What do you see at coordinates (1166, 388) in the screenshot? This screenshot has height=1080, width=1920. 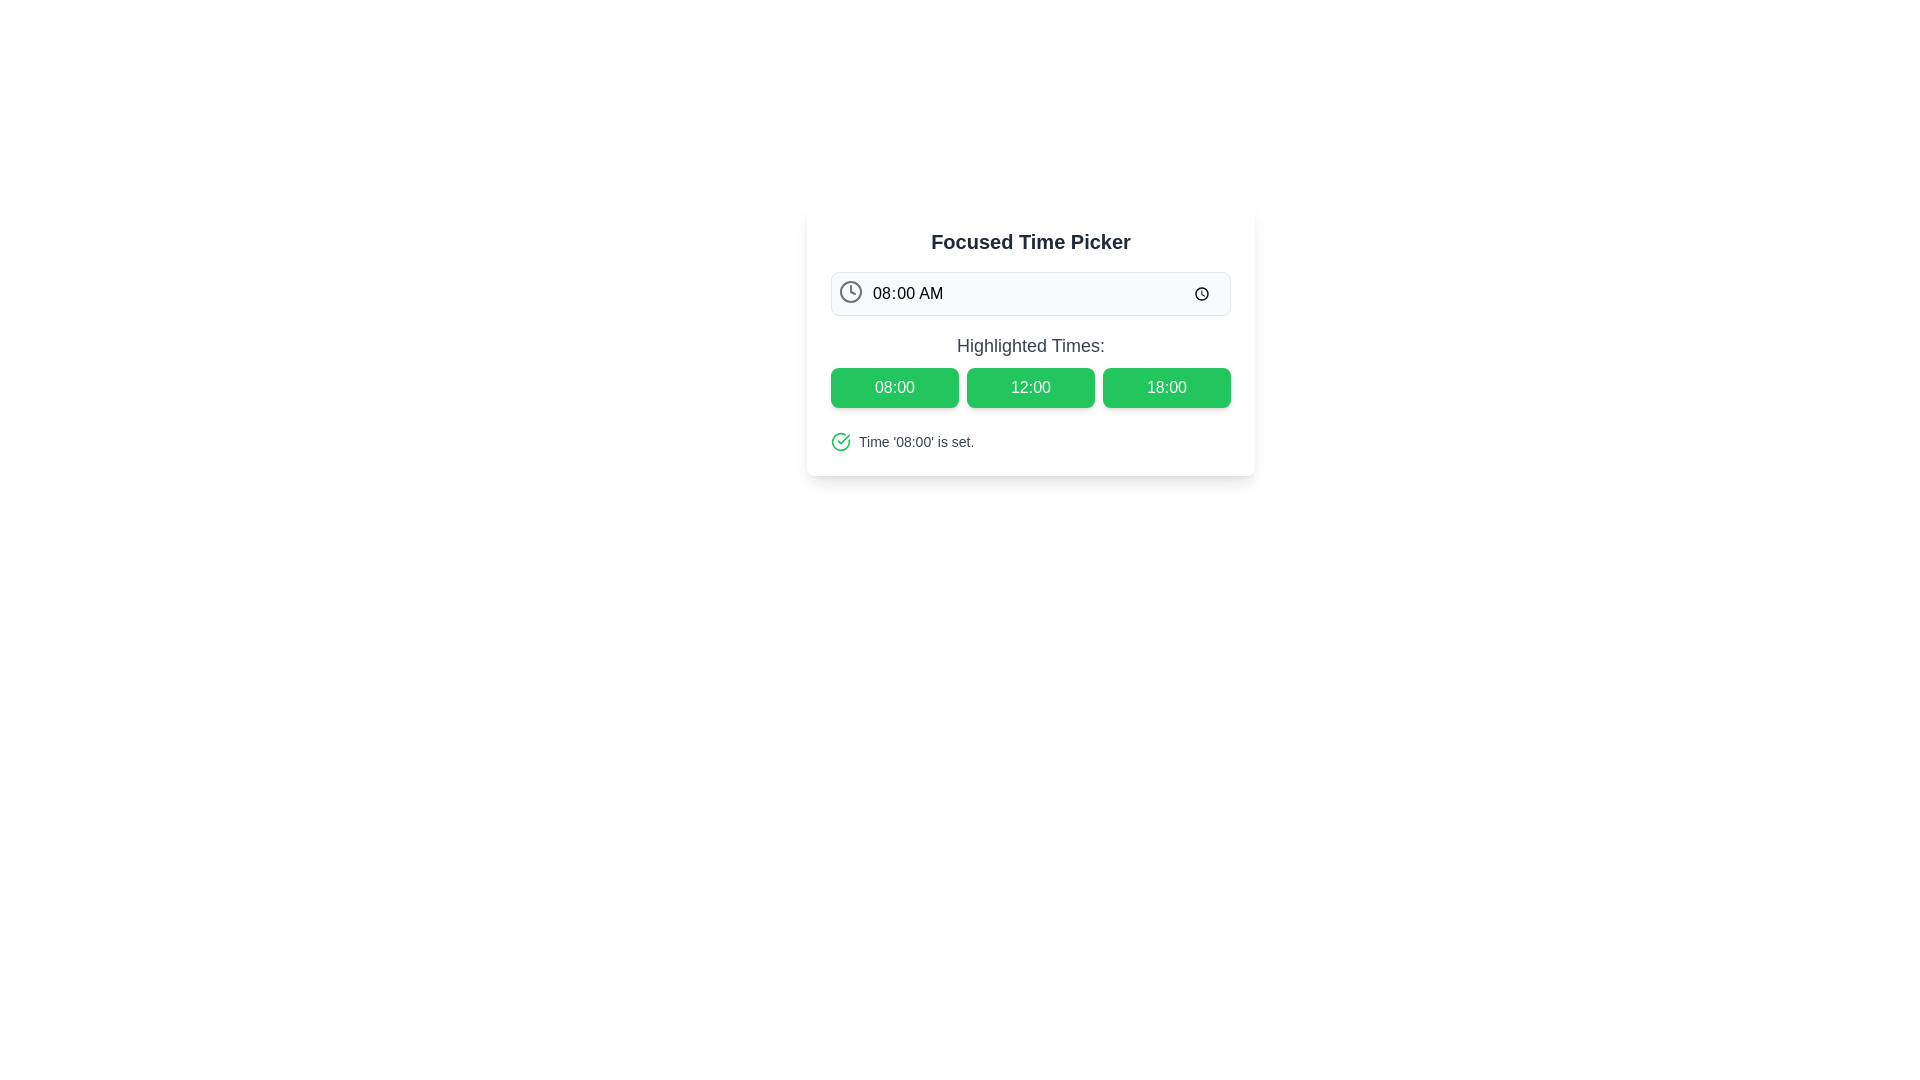 I see `the time selection button labeled '6:00 PM' in the Focused Time Picker interface` at bounding box center [1166, 388].